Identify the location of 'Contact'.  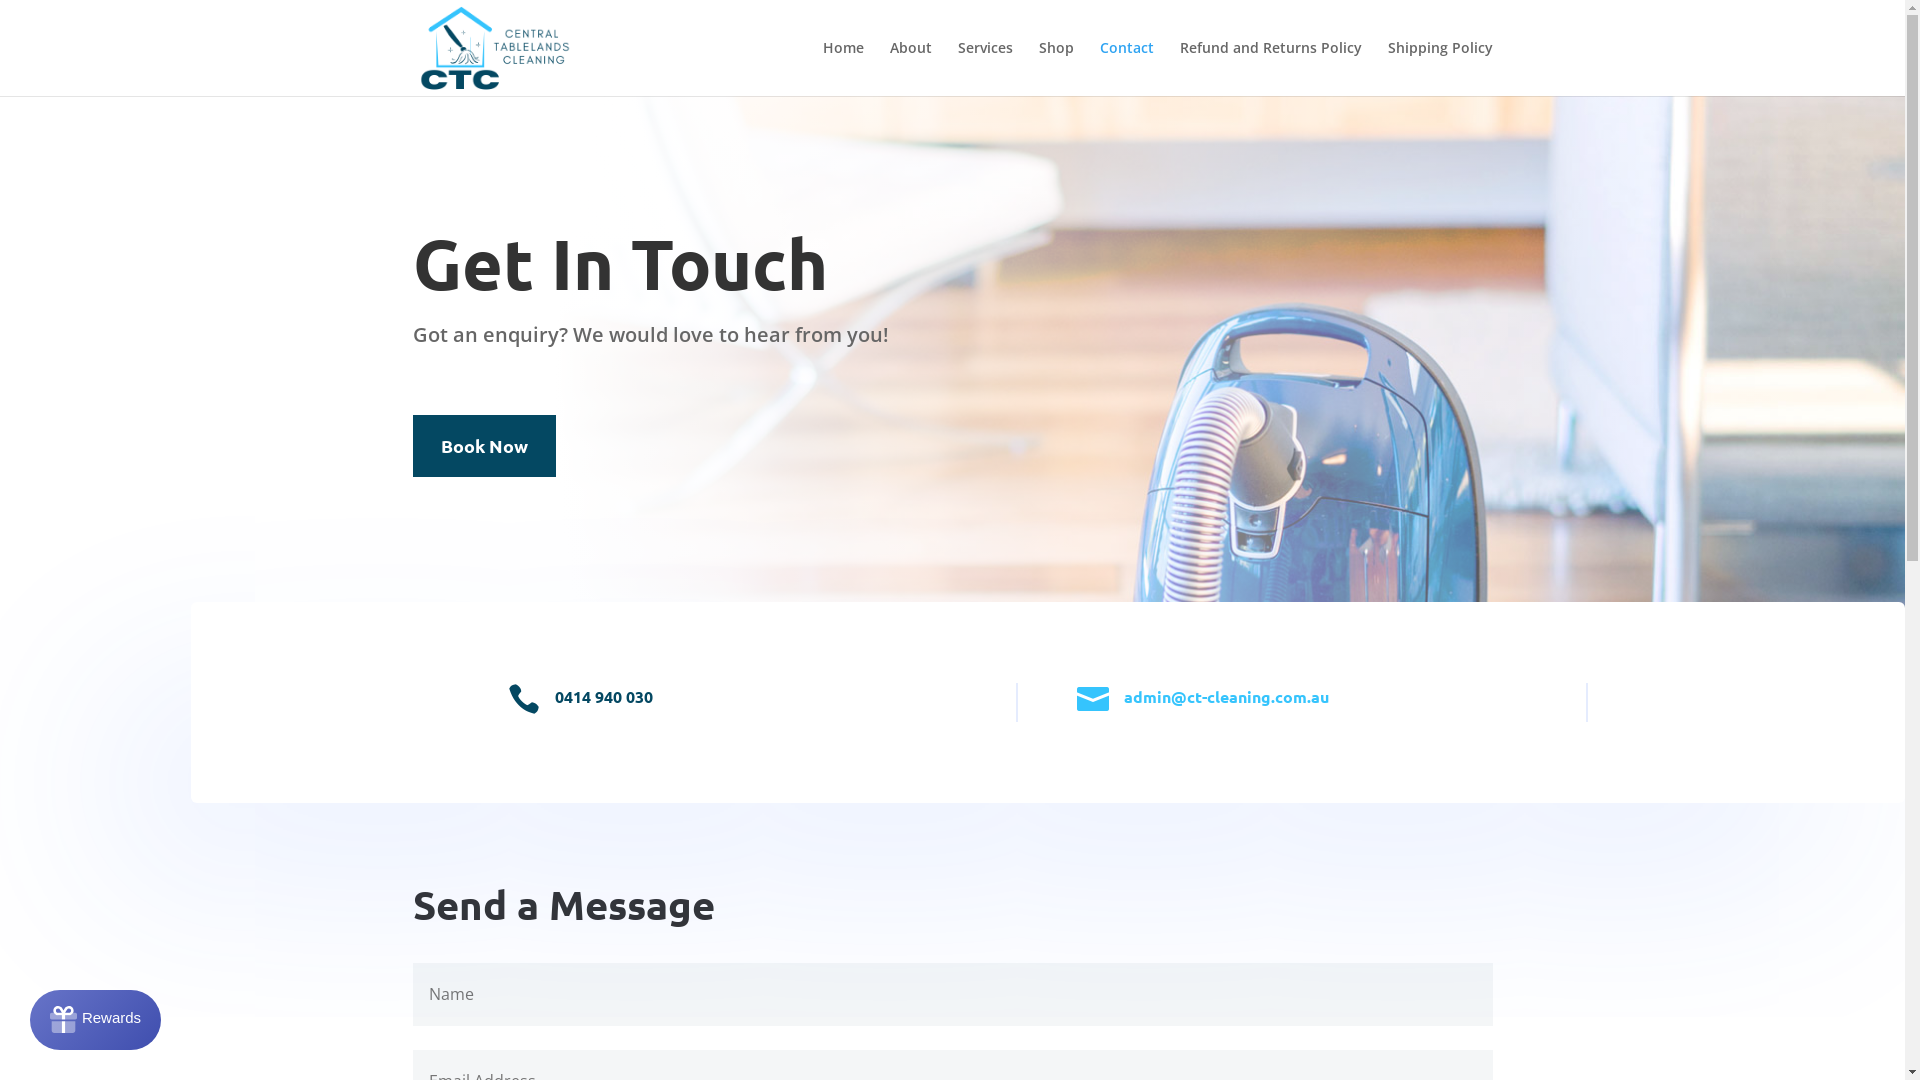
(1098, 67).